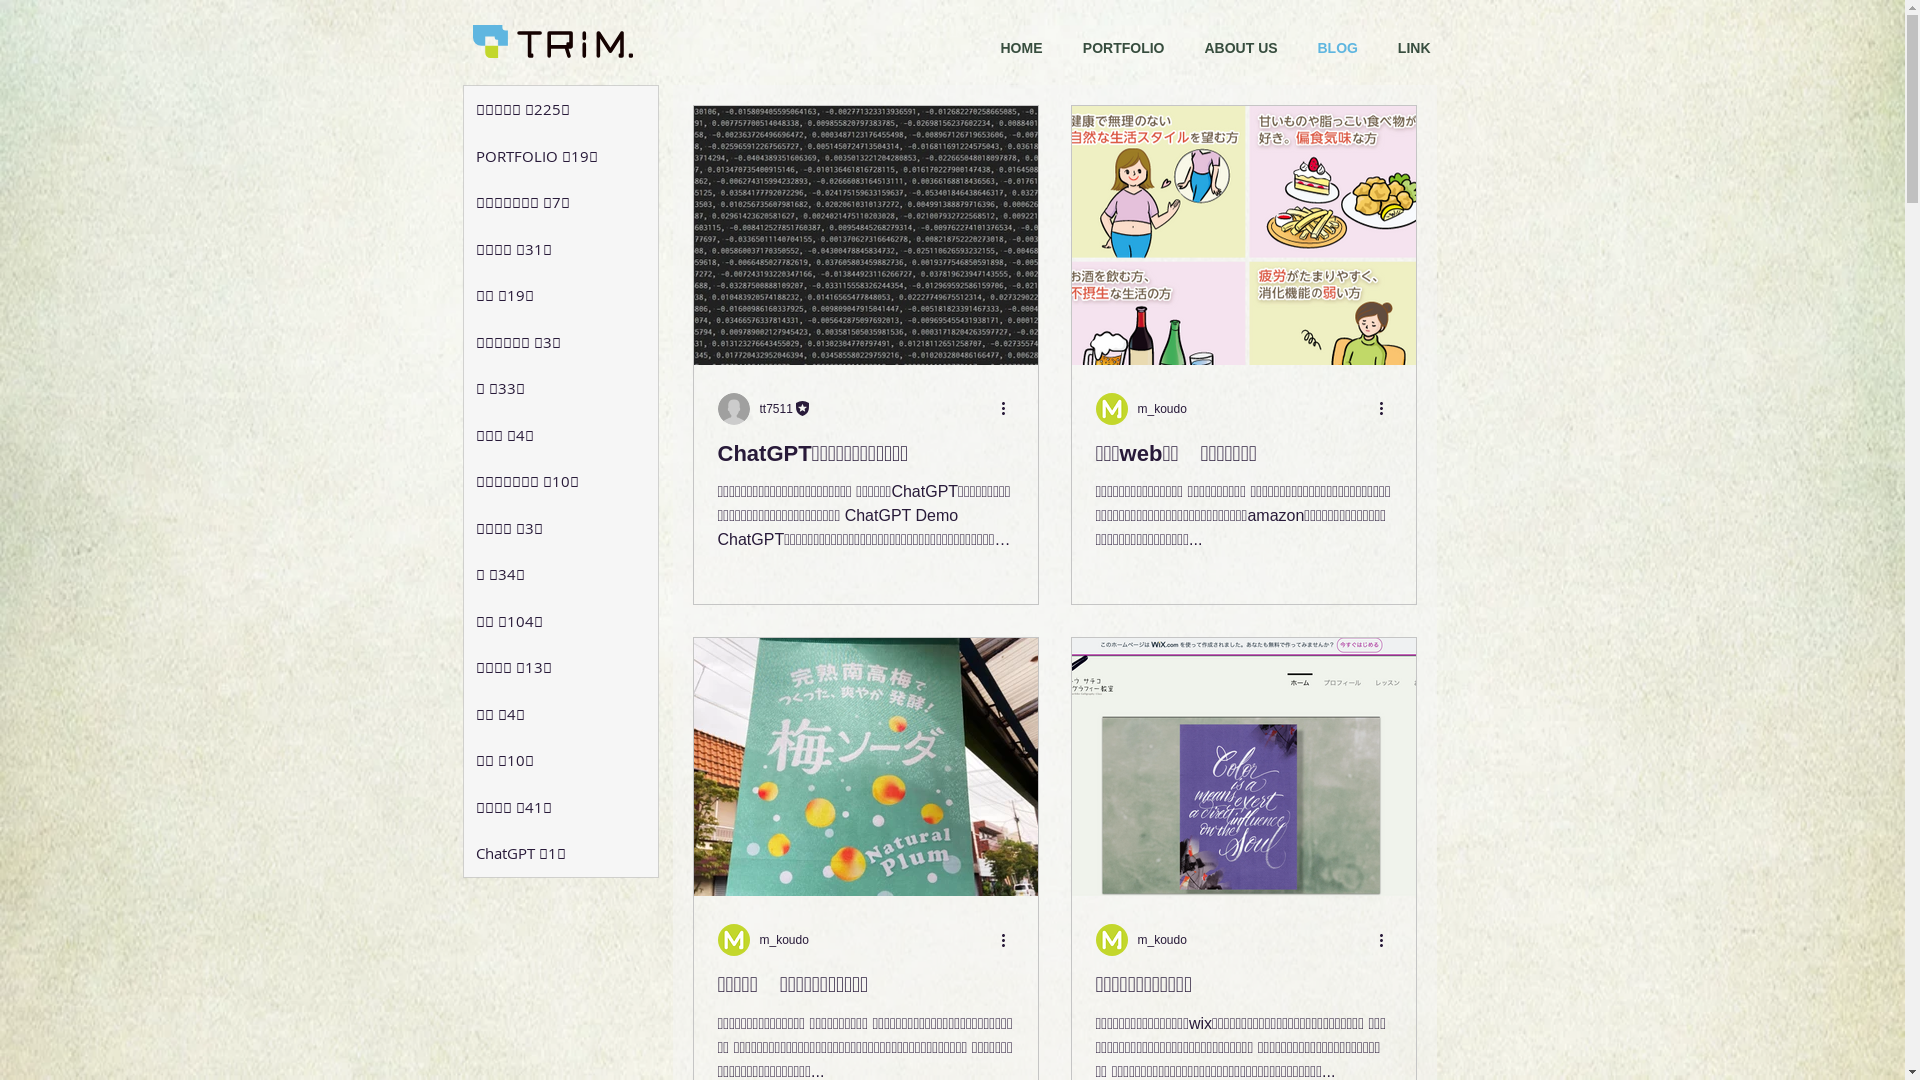  What do you see at coordinates (1123, 46) in the screenshot?
I see `'PORTFOLIO'` at bounding box center [1123, 46].